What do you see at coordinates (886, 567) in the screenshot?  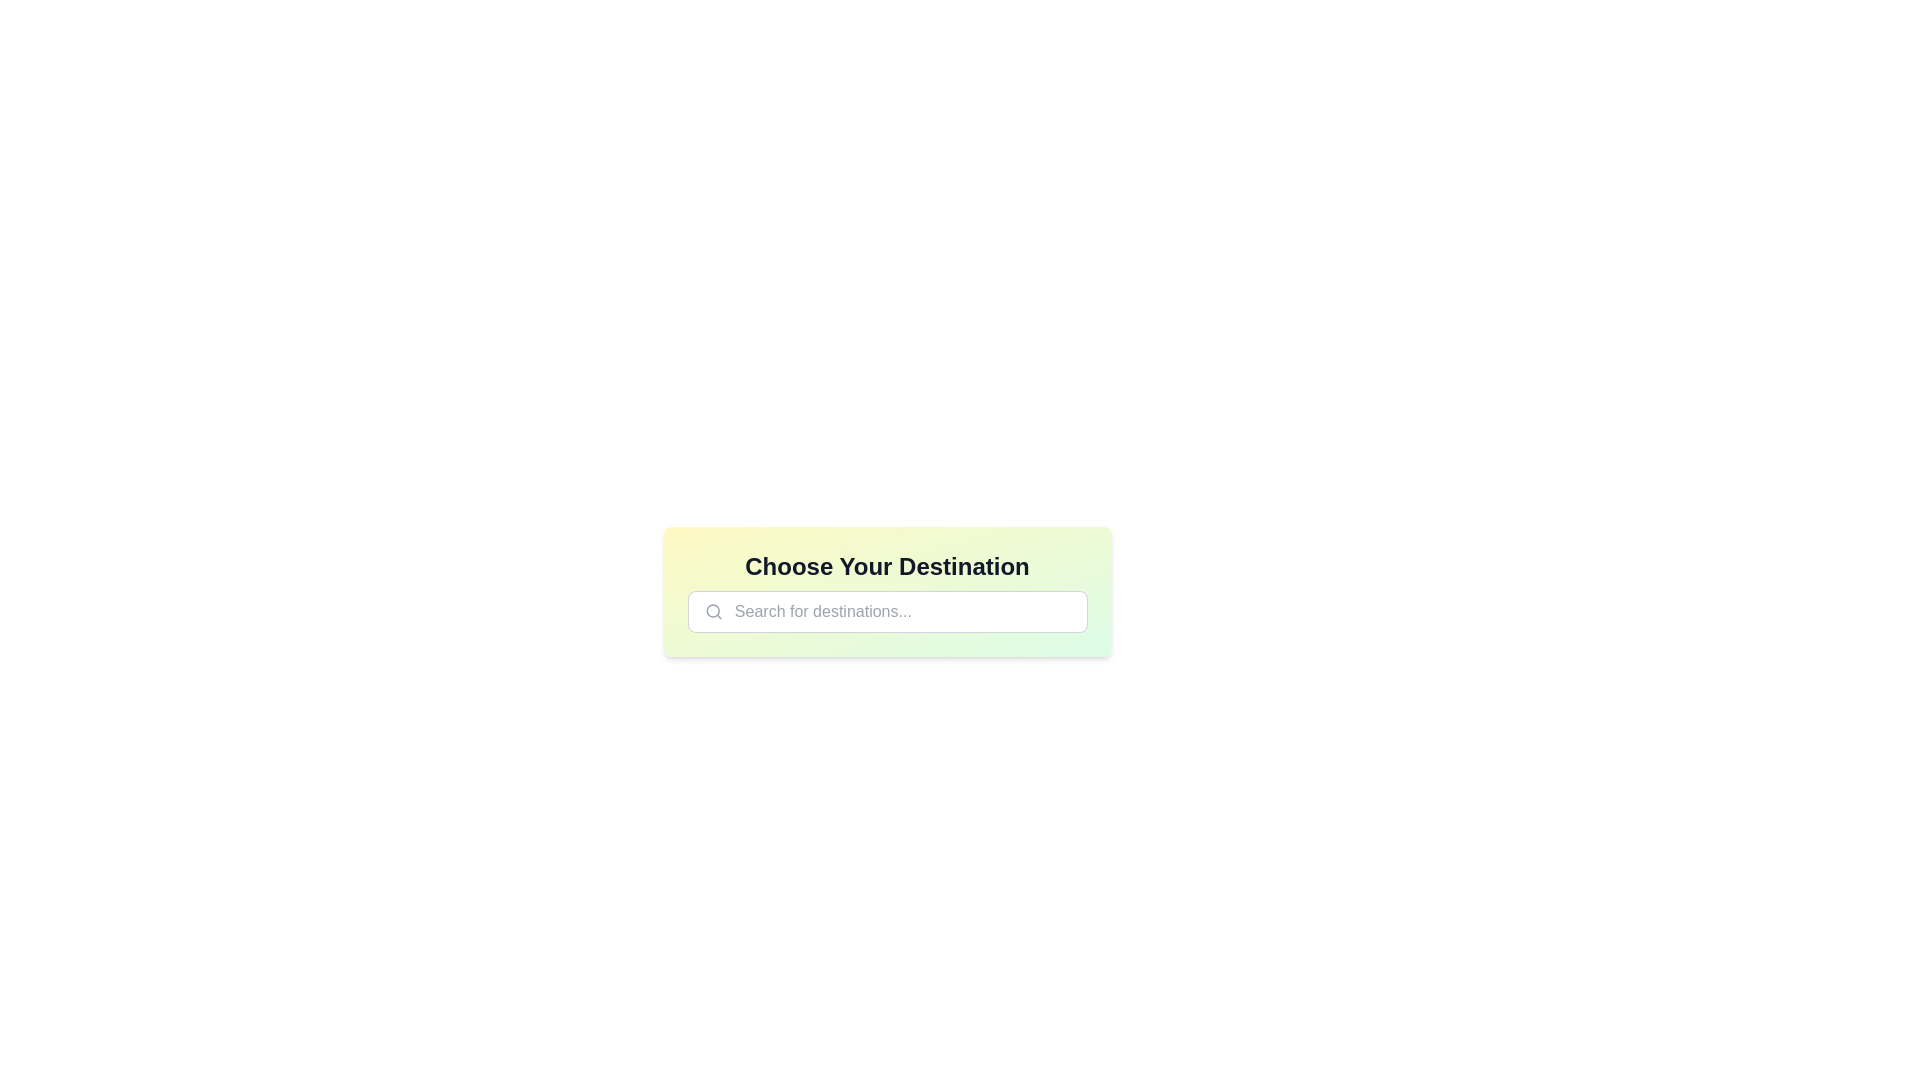 I see `the heading or title text element that conveys the main focus of the destination selection section, located above the search bar and centered horizontally` at bounding box center [886, 567].